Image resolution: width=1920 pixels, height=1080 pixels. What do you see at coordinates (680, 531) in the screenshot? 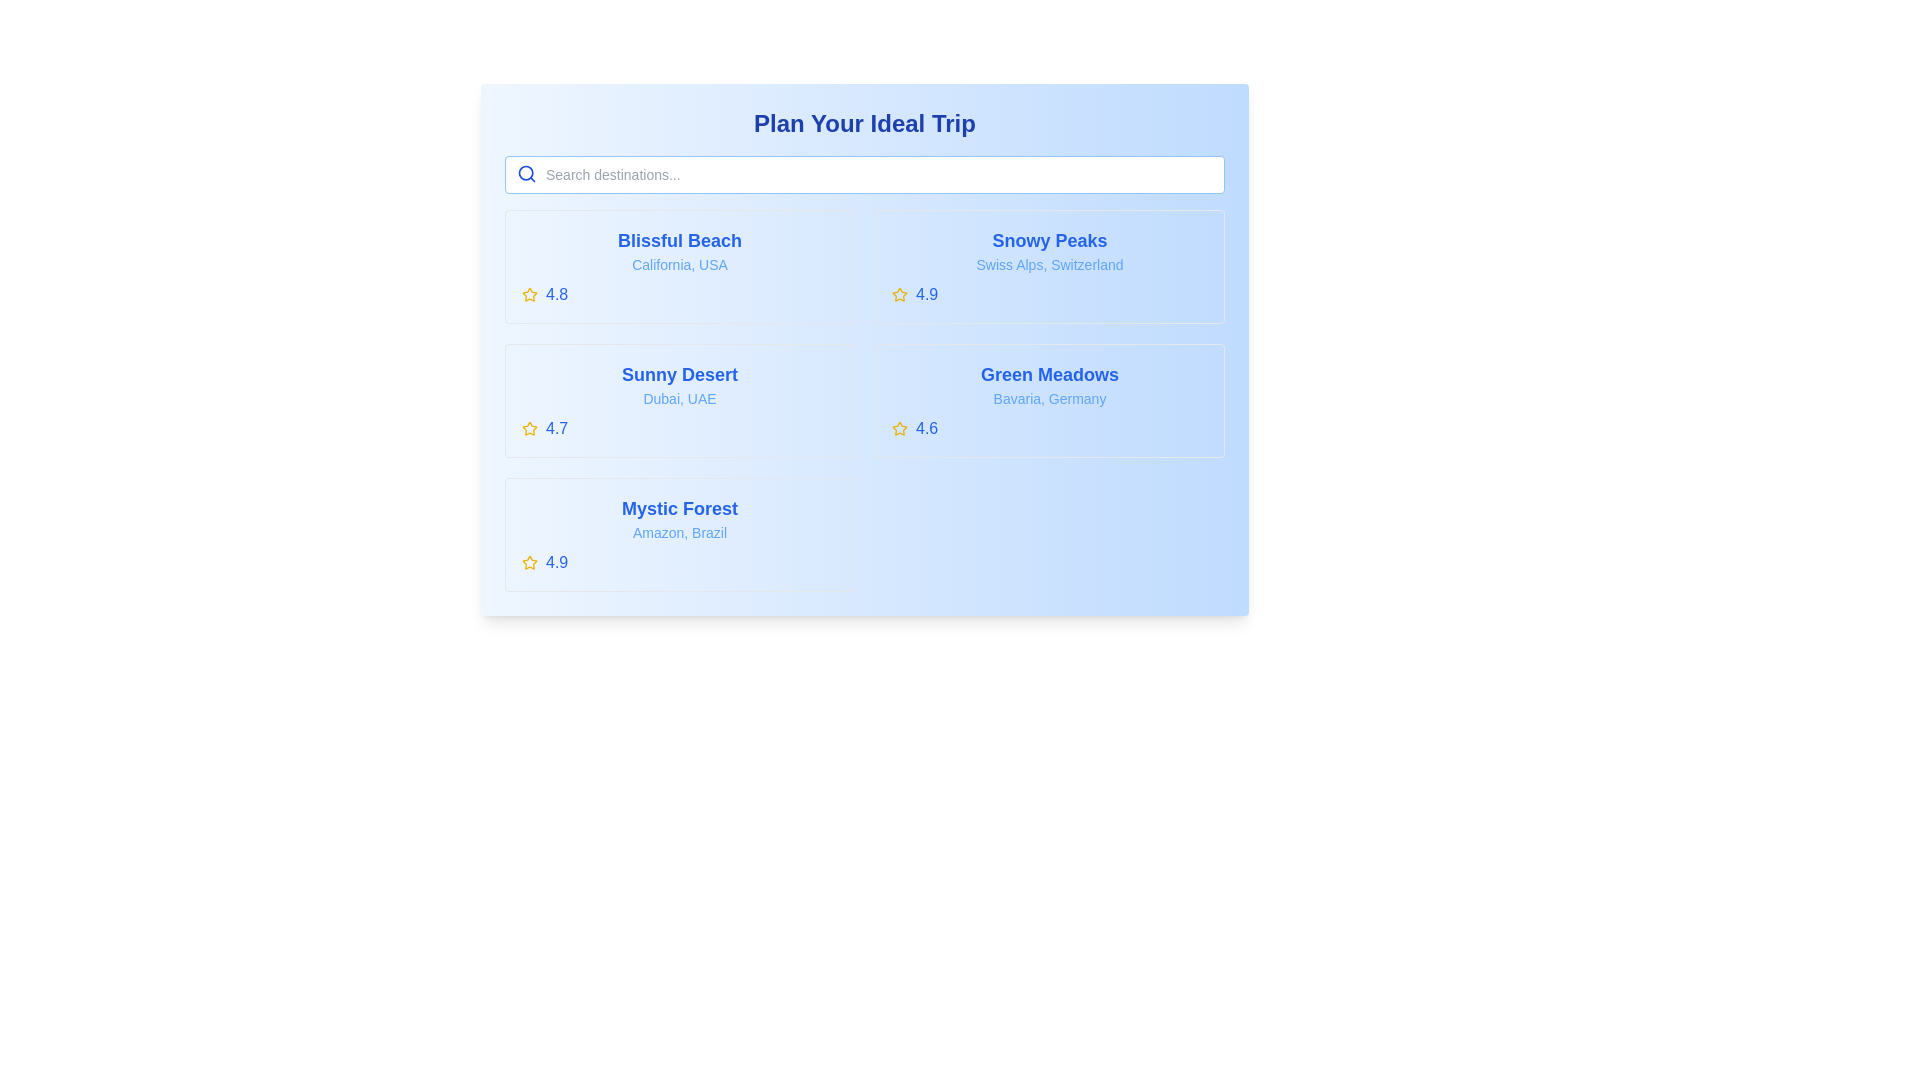
I see `the text label indicating the geographical context associated with the title 'Mystic Forest', which is located directly below the title and above the rating section '4.9'` at bounding box center [680, 531].